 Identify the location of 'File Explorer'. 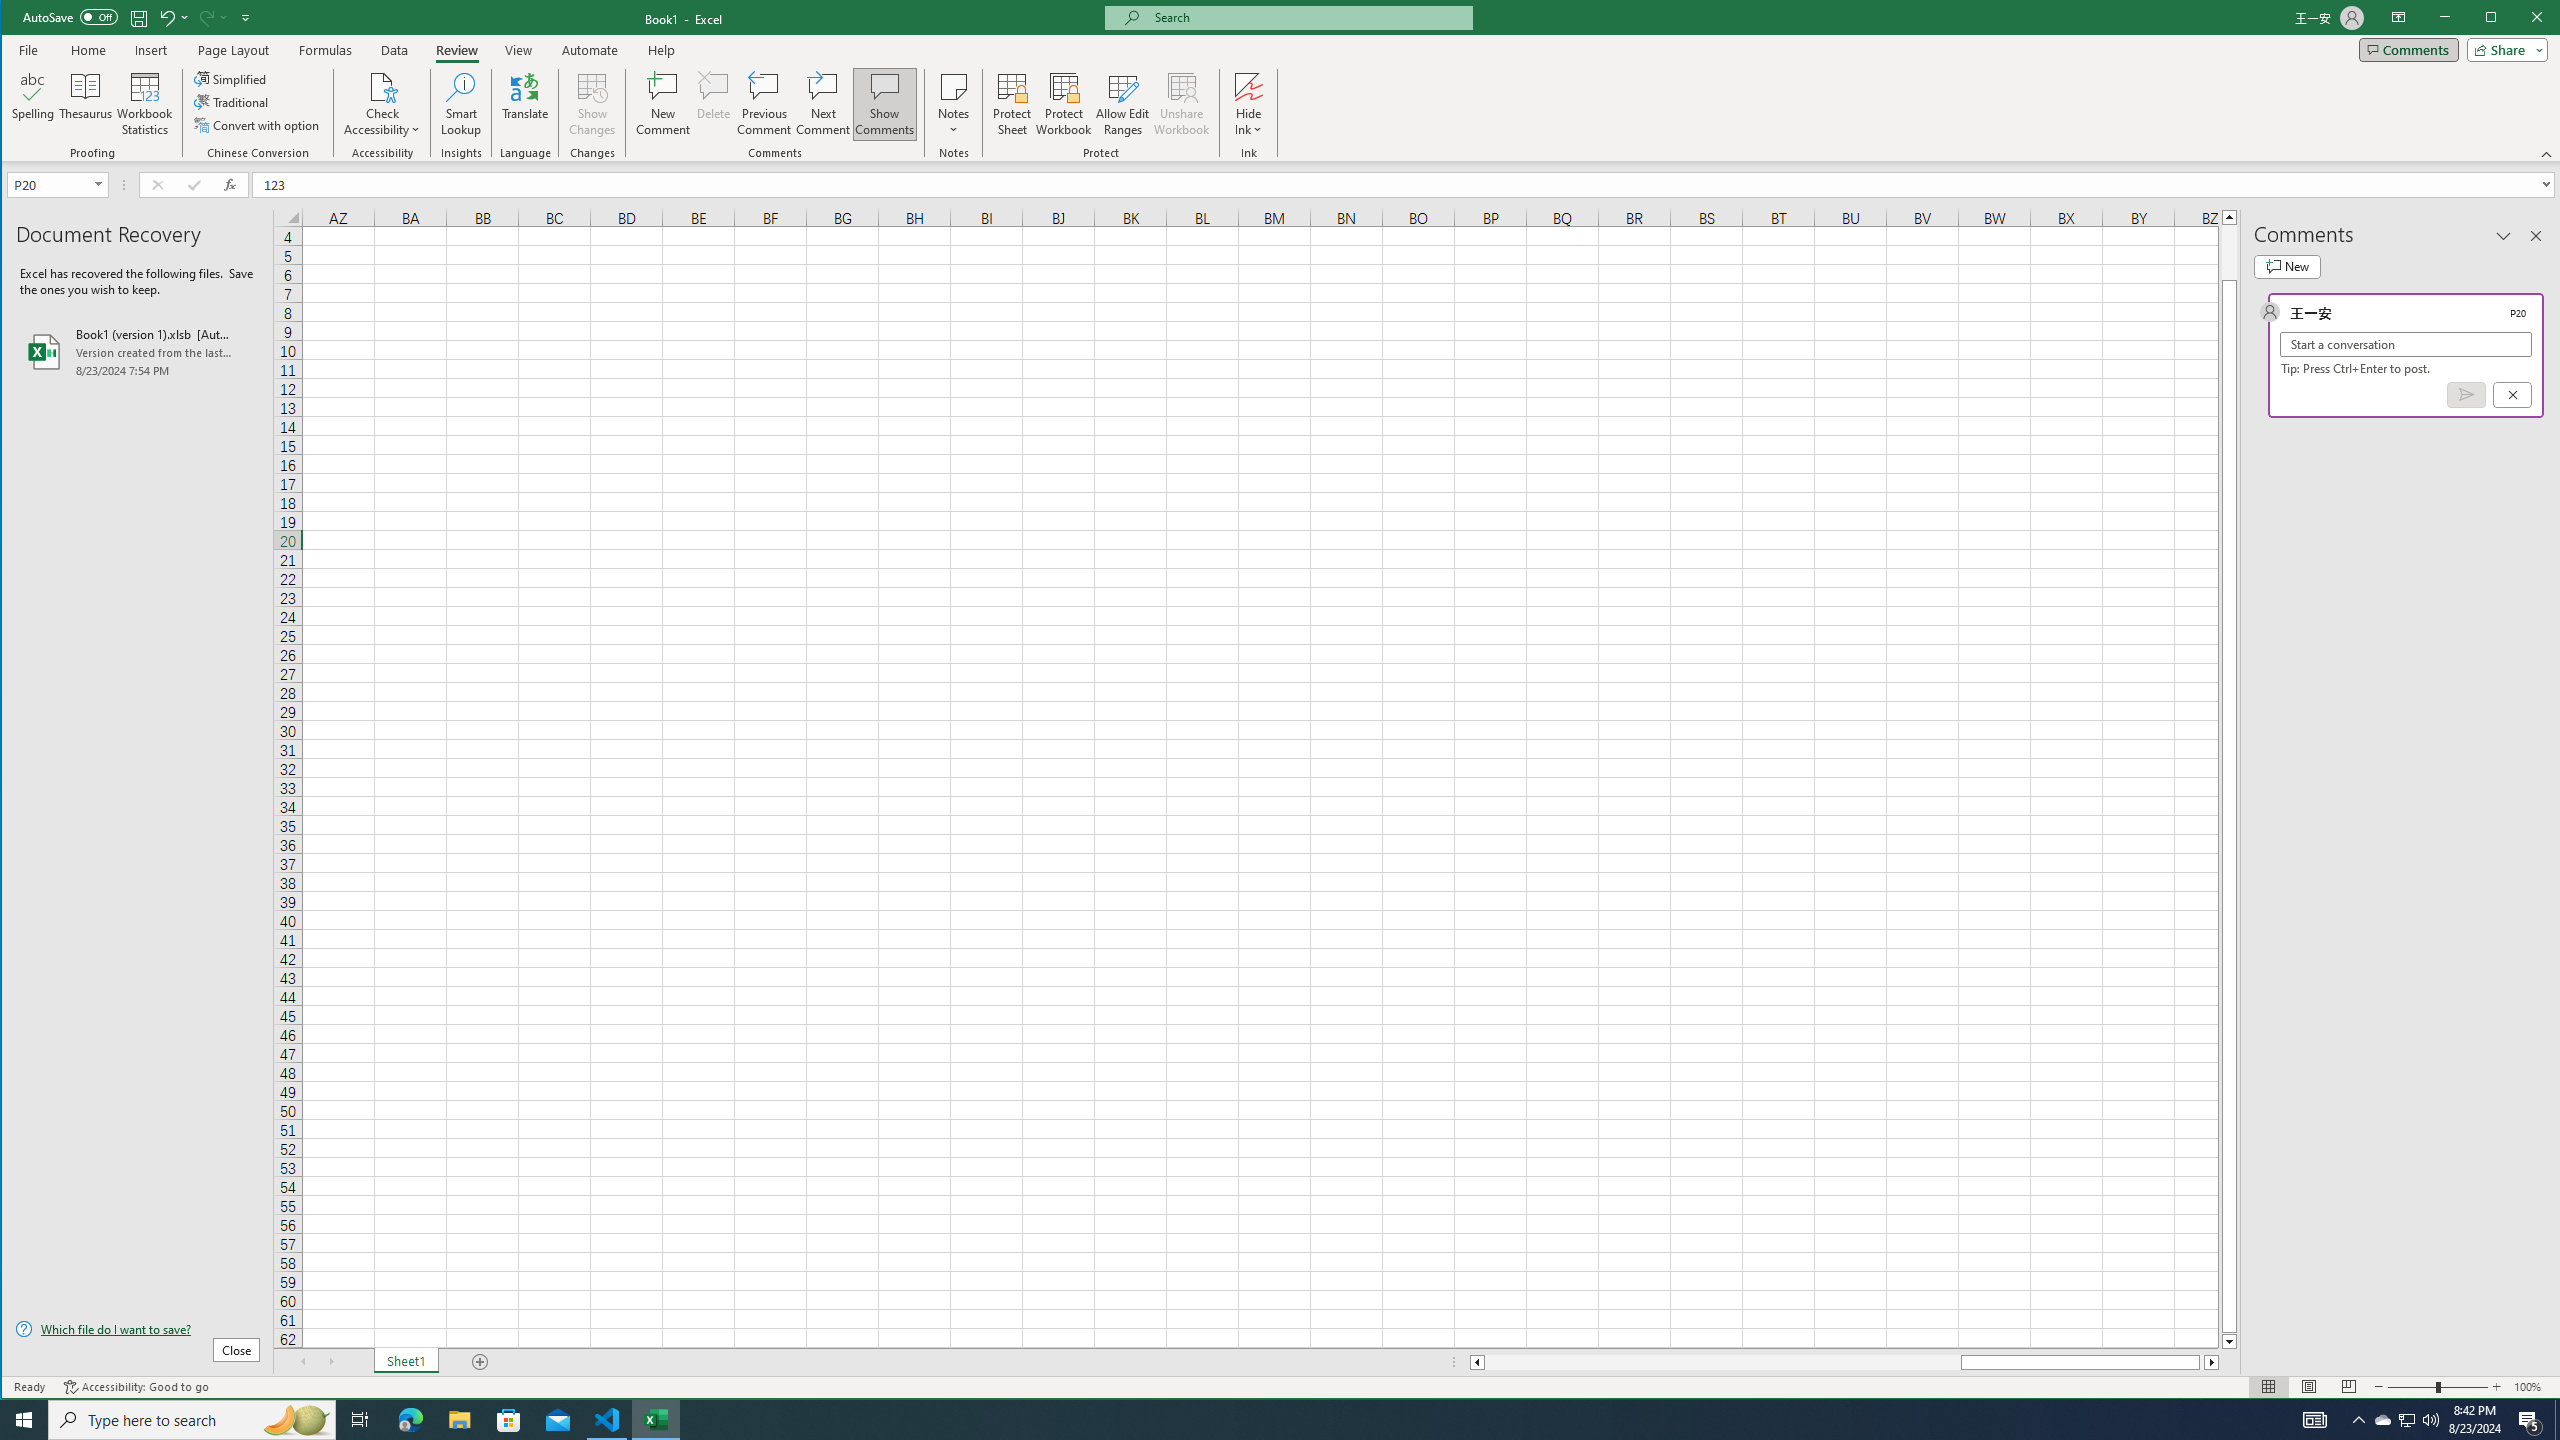
(458, 1418).